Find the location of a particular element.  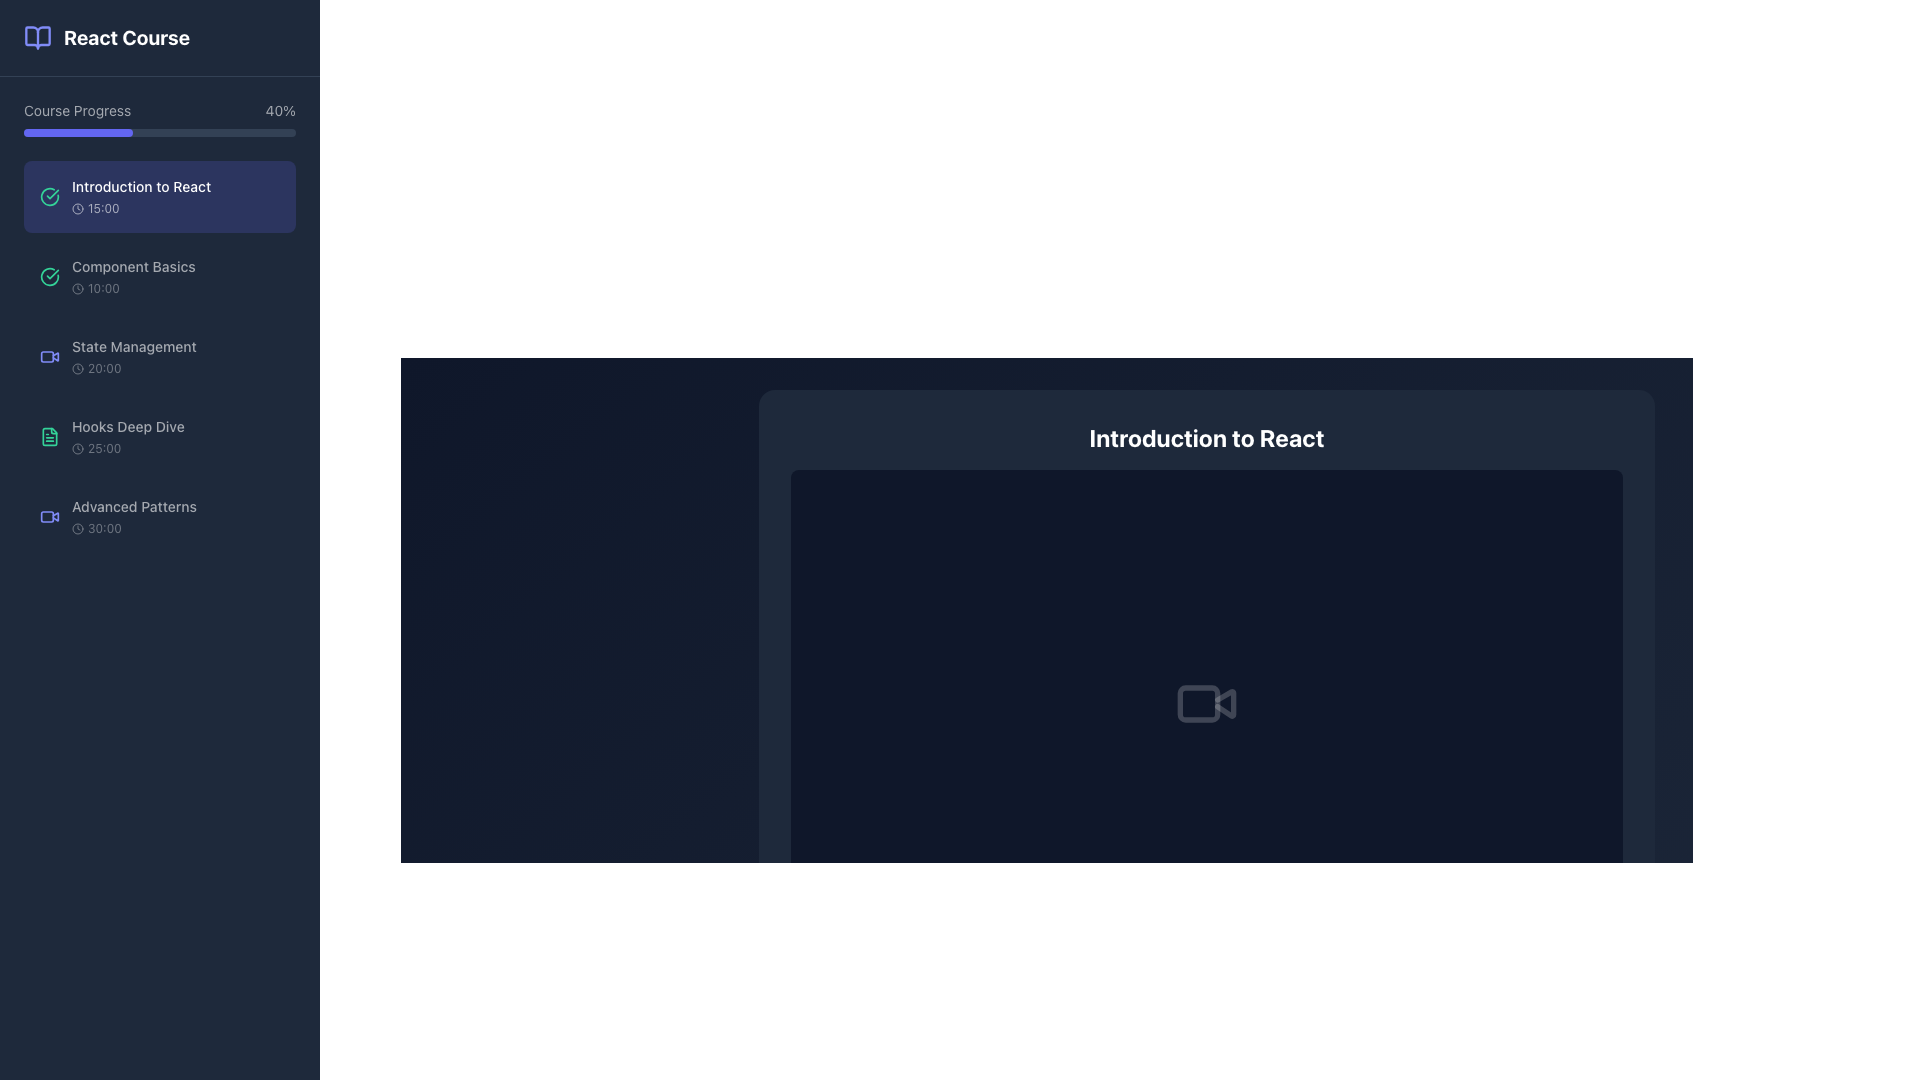

text label that displays the percentage of course completion progress, located to the right of the label 'Course Progress' in the upper section of the interface is located at coordinates (279, 111).